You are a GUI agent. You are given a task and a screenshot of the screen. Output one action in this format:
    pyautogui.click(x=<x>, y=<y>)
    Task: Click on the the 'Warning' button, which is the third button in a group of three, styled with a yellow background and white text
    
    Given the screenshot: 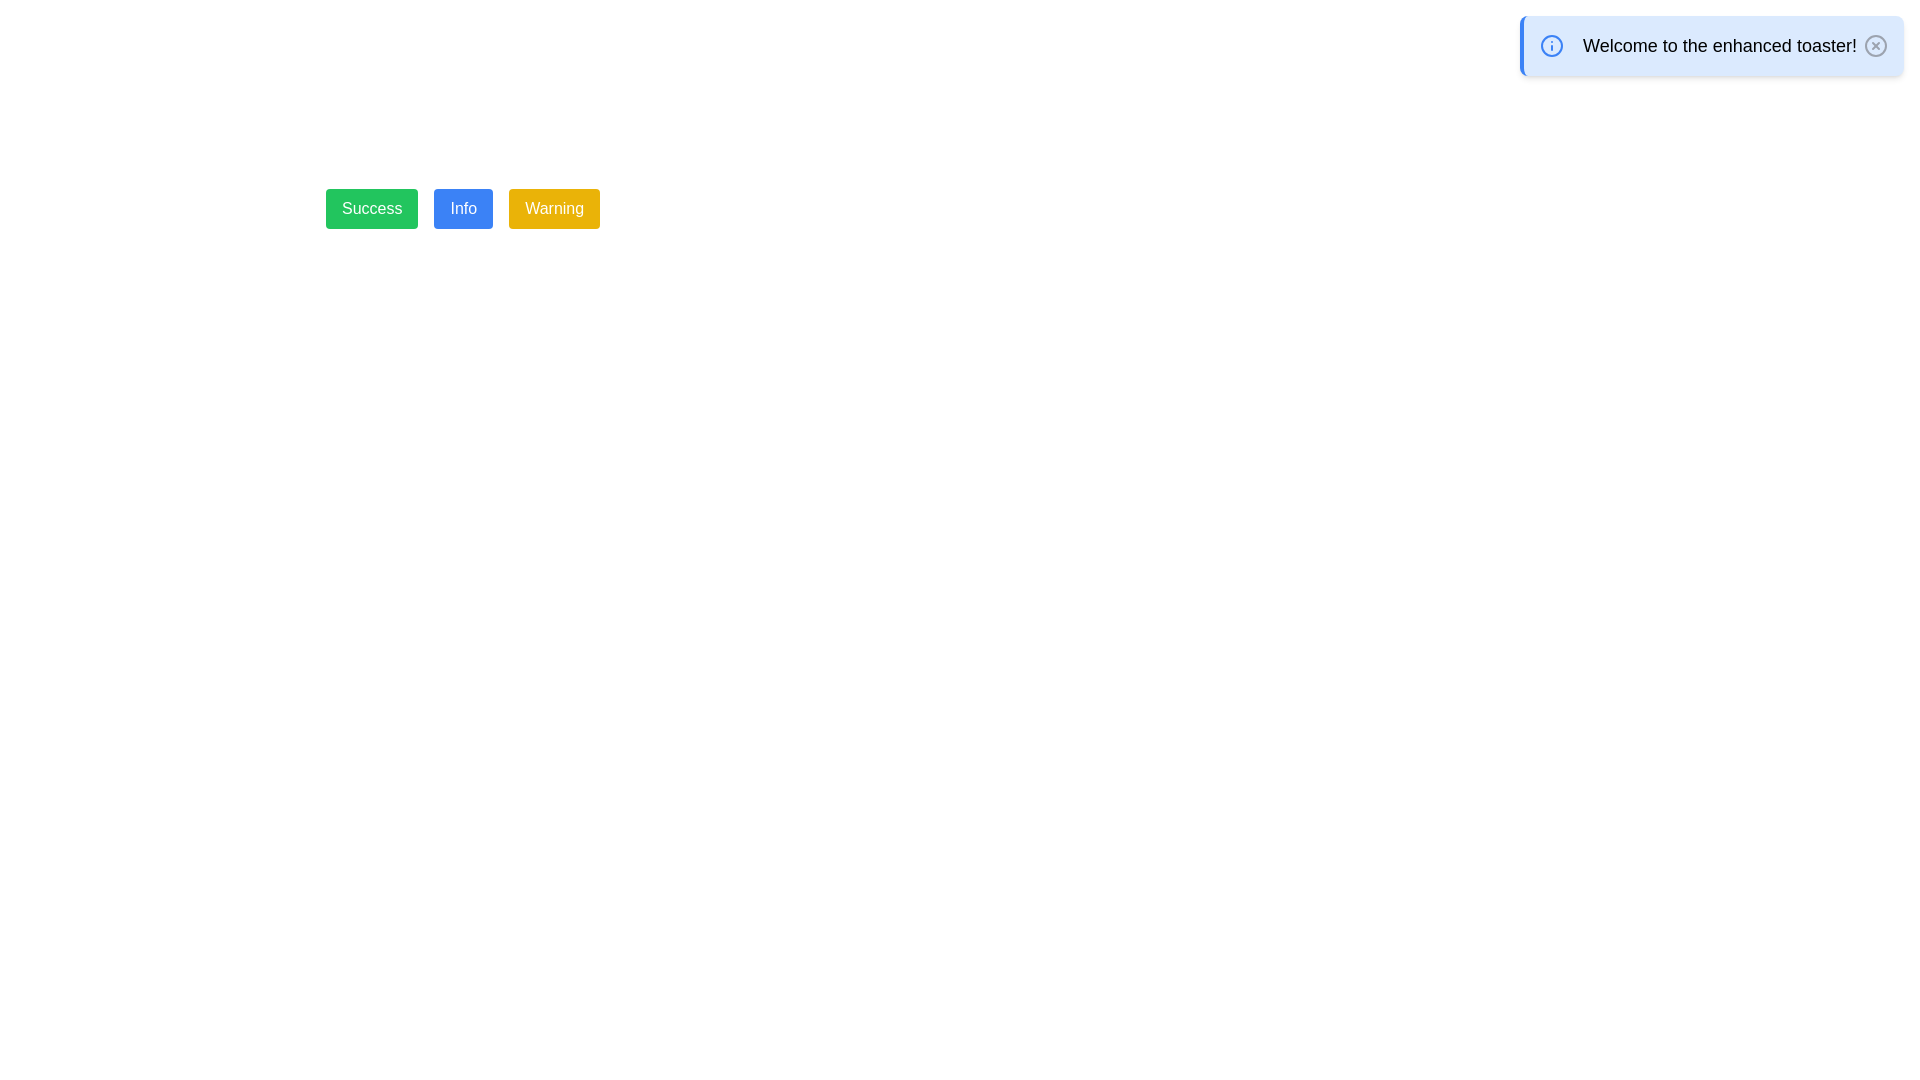 What is the action you would take?
    pyautogui.click(x=554, y=208)
    